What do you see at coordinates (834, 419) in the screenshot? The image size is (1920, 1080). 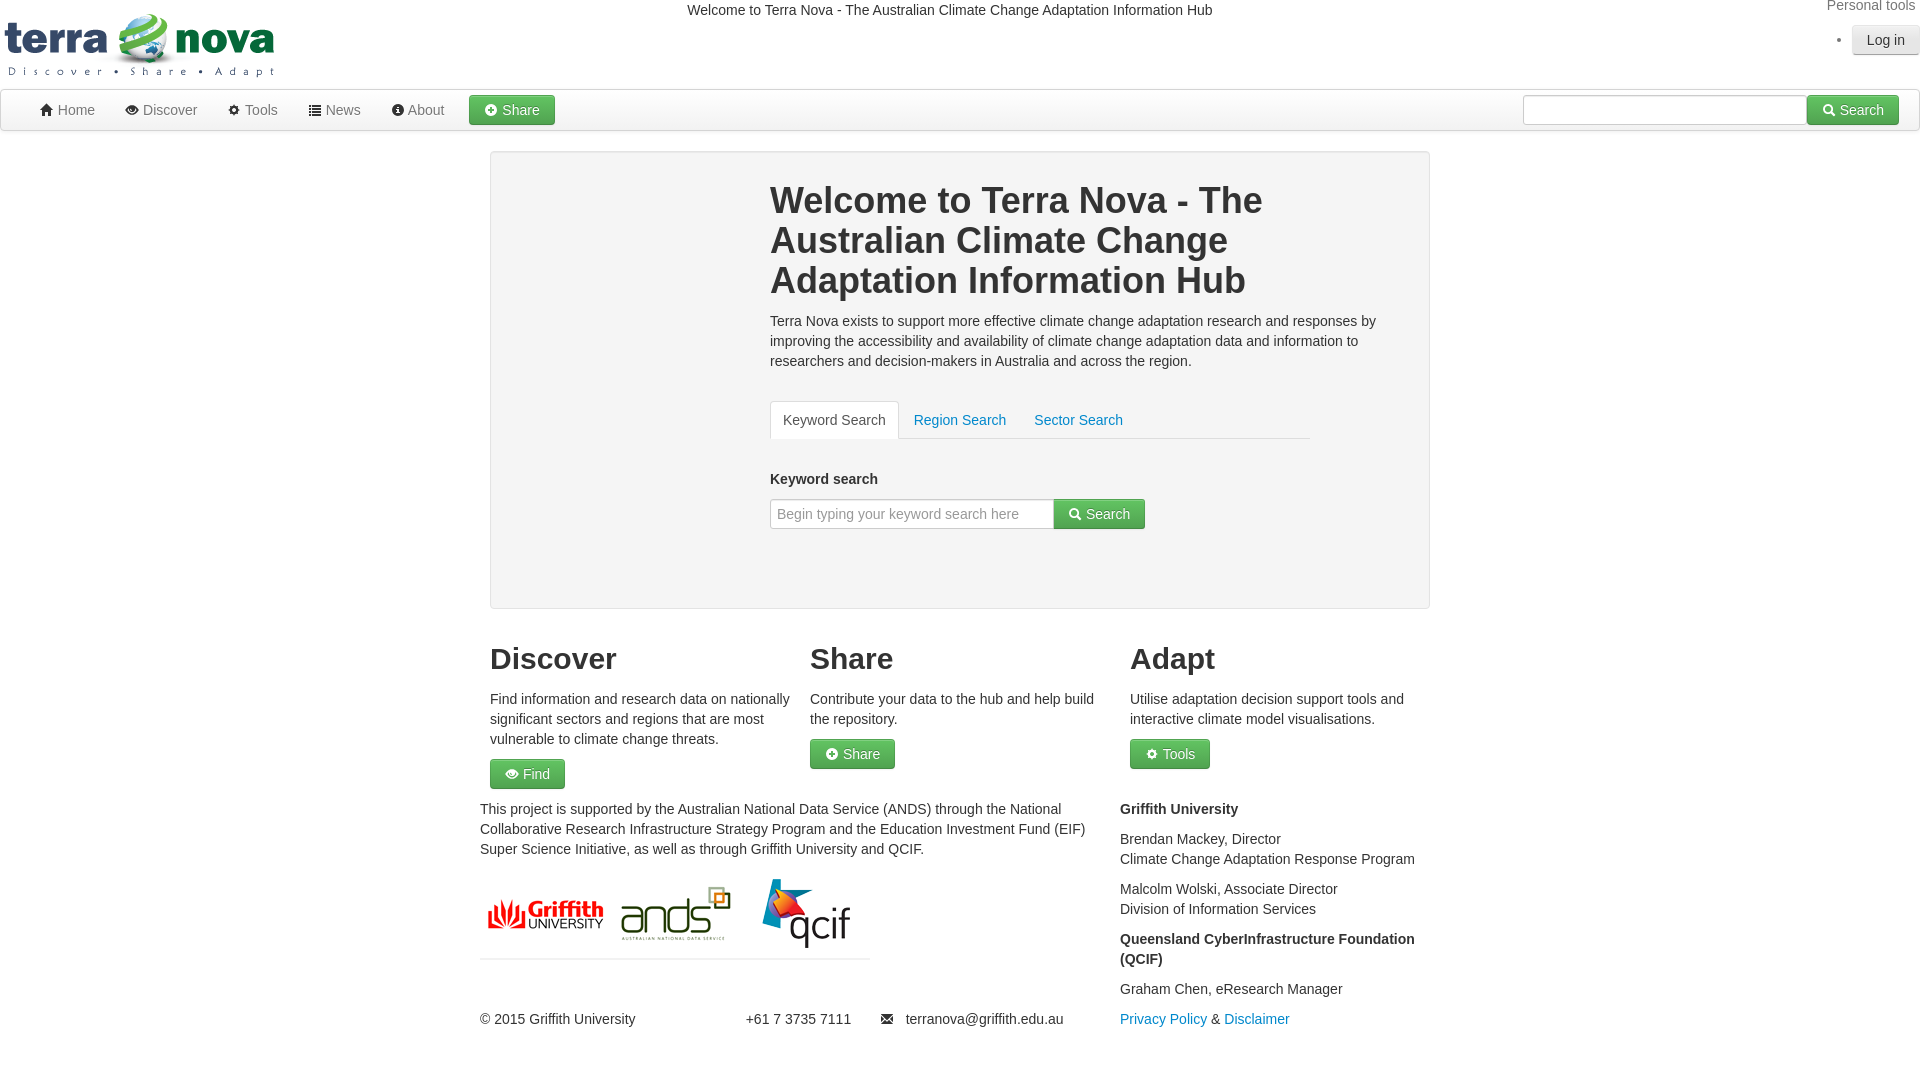 I see `'Keyword Search'` at bounding box center [834, 419].